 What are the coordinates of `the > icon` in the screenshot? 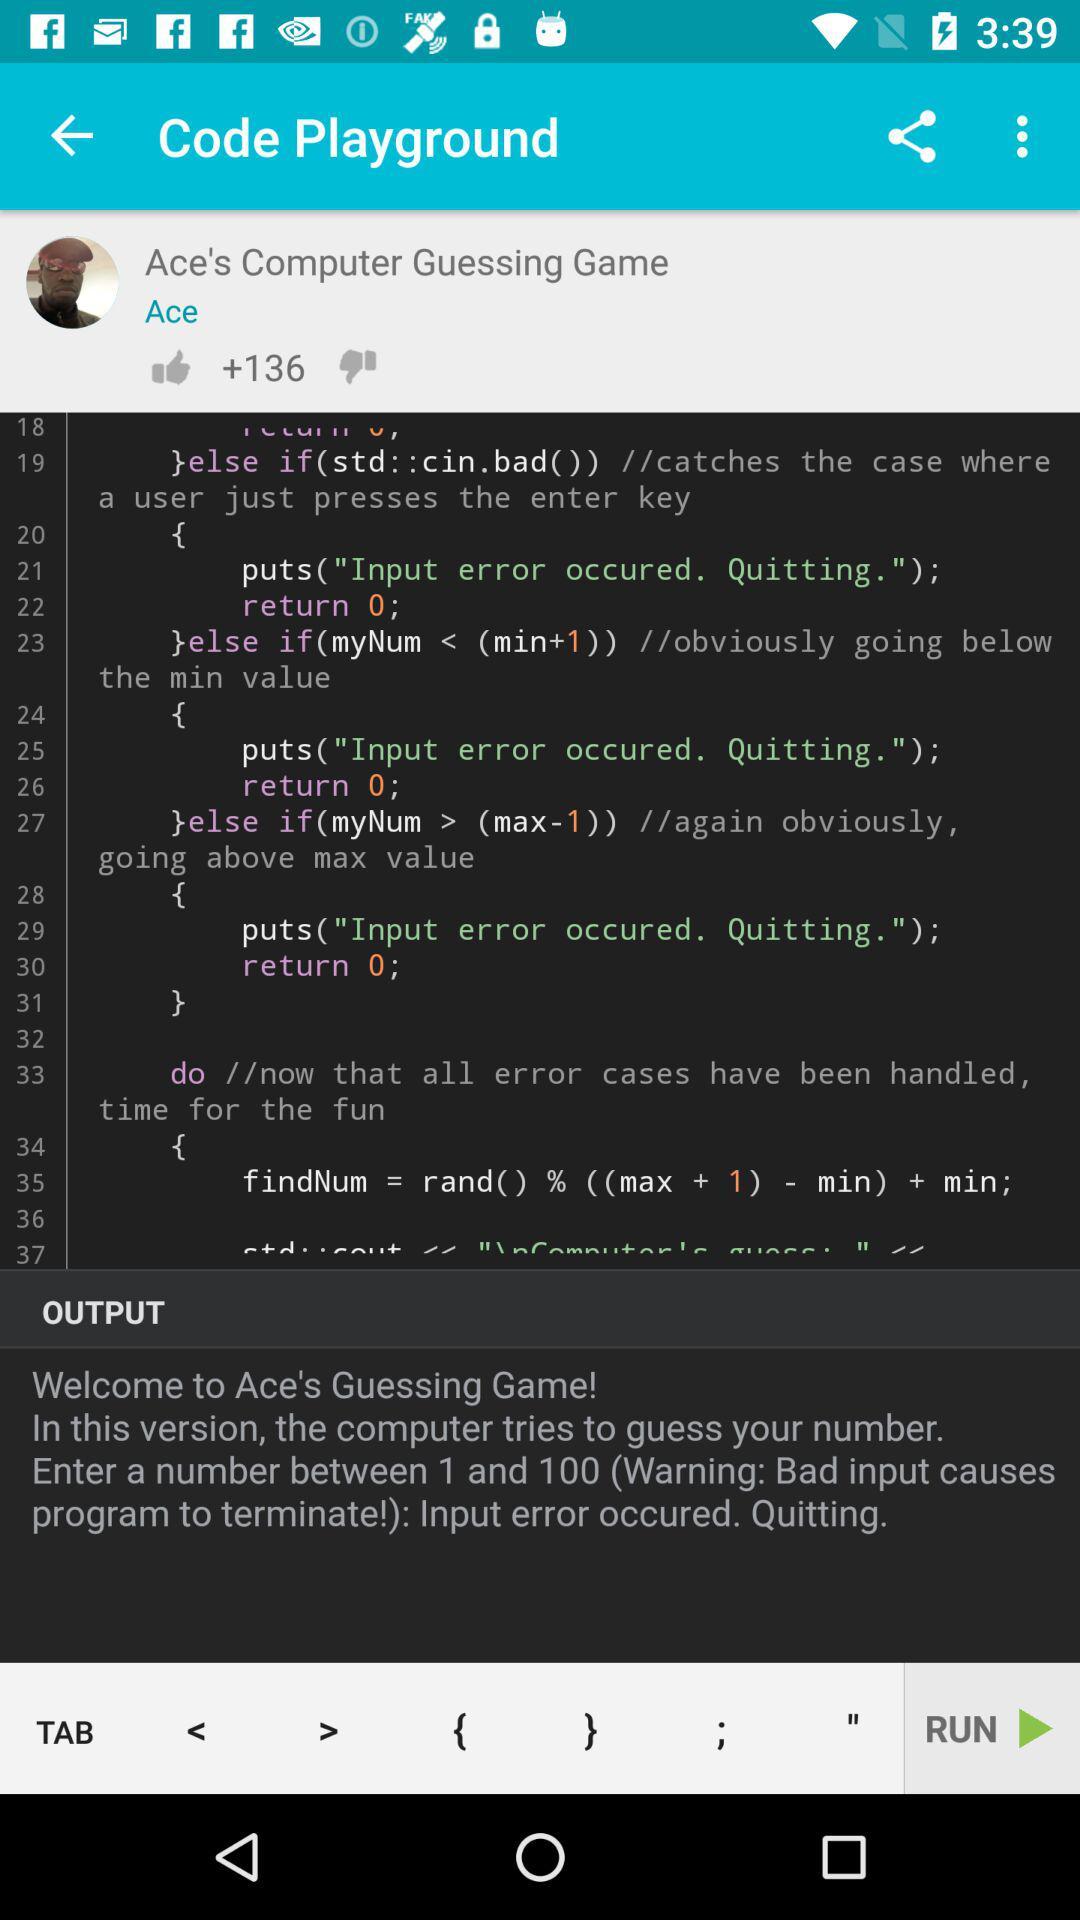 It's located at (327, 1727).